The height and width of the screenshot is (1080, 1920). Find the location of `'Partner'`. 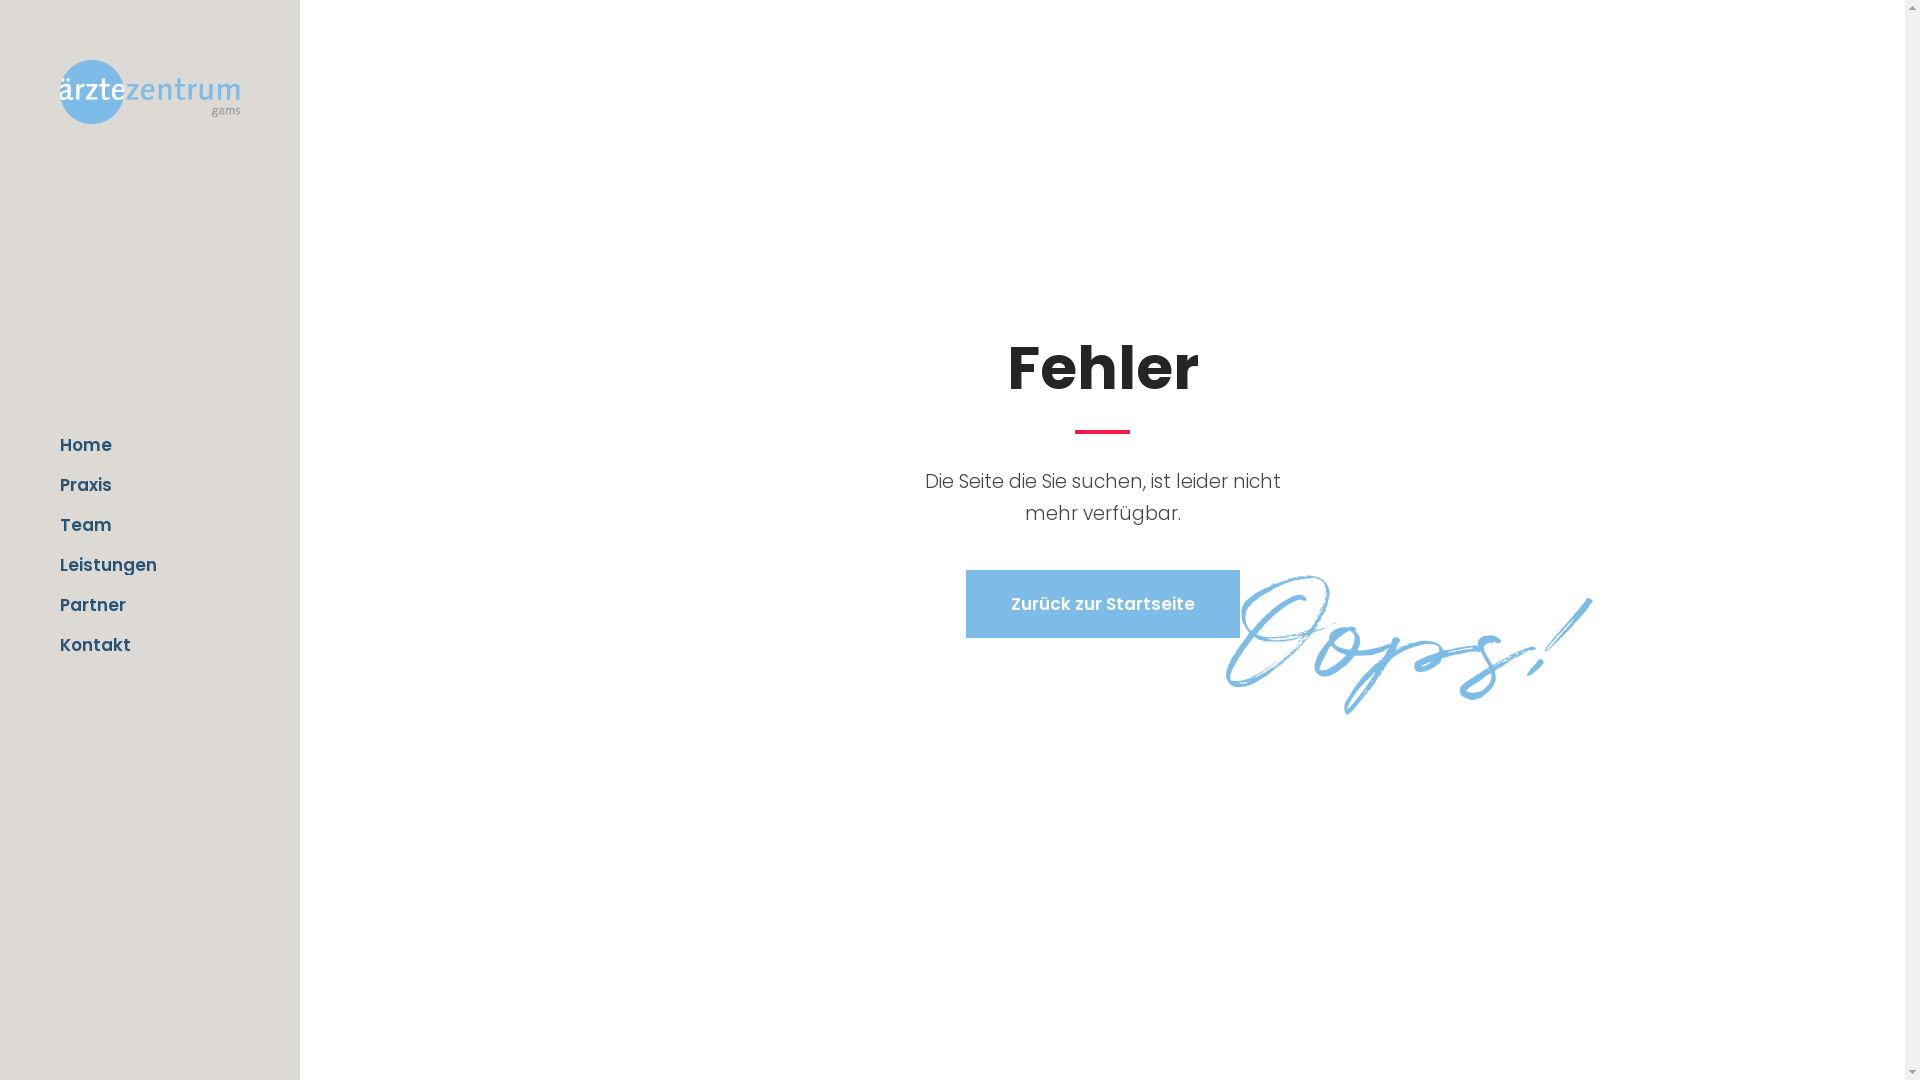

'Partner' is located at coordinates (148, 604).